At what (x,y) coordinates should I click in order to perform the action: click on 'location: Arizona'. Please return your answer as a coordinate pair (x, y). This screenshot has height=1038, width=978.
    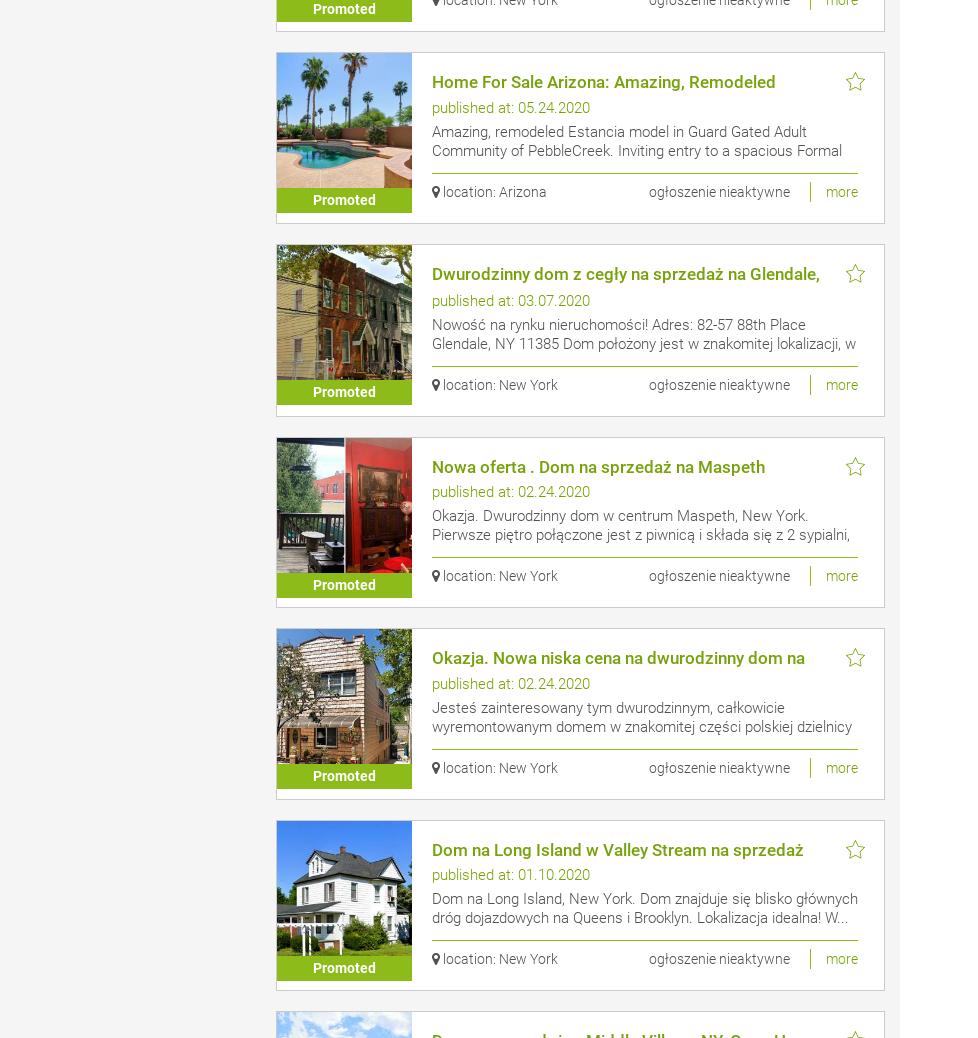
    Looking at the image, I should click on (492, 191).